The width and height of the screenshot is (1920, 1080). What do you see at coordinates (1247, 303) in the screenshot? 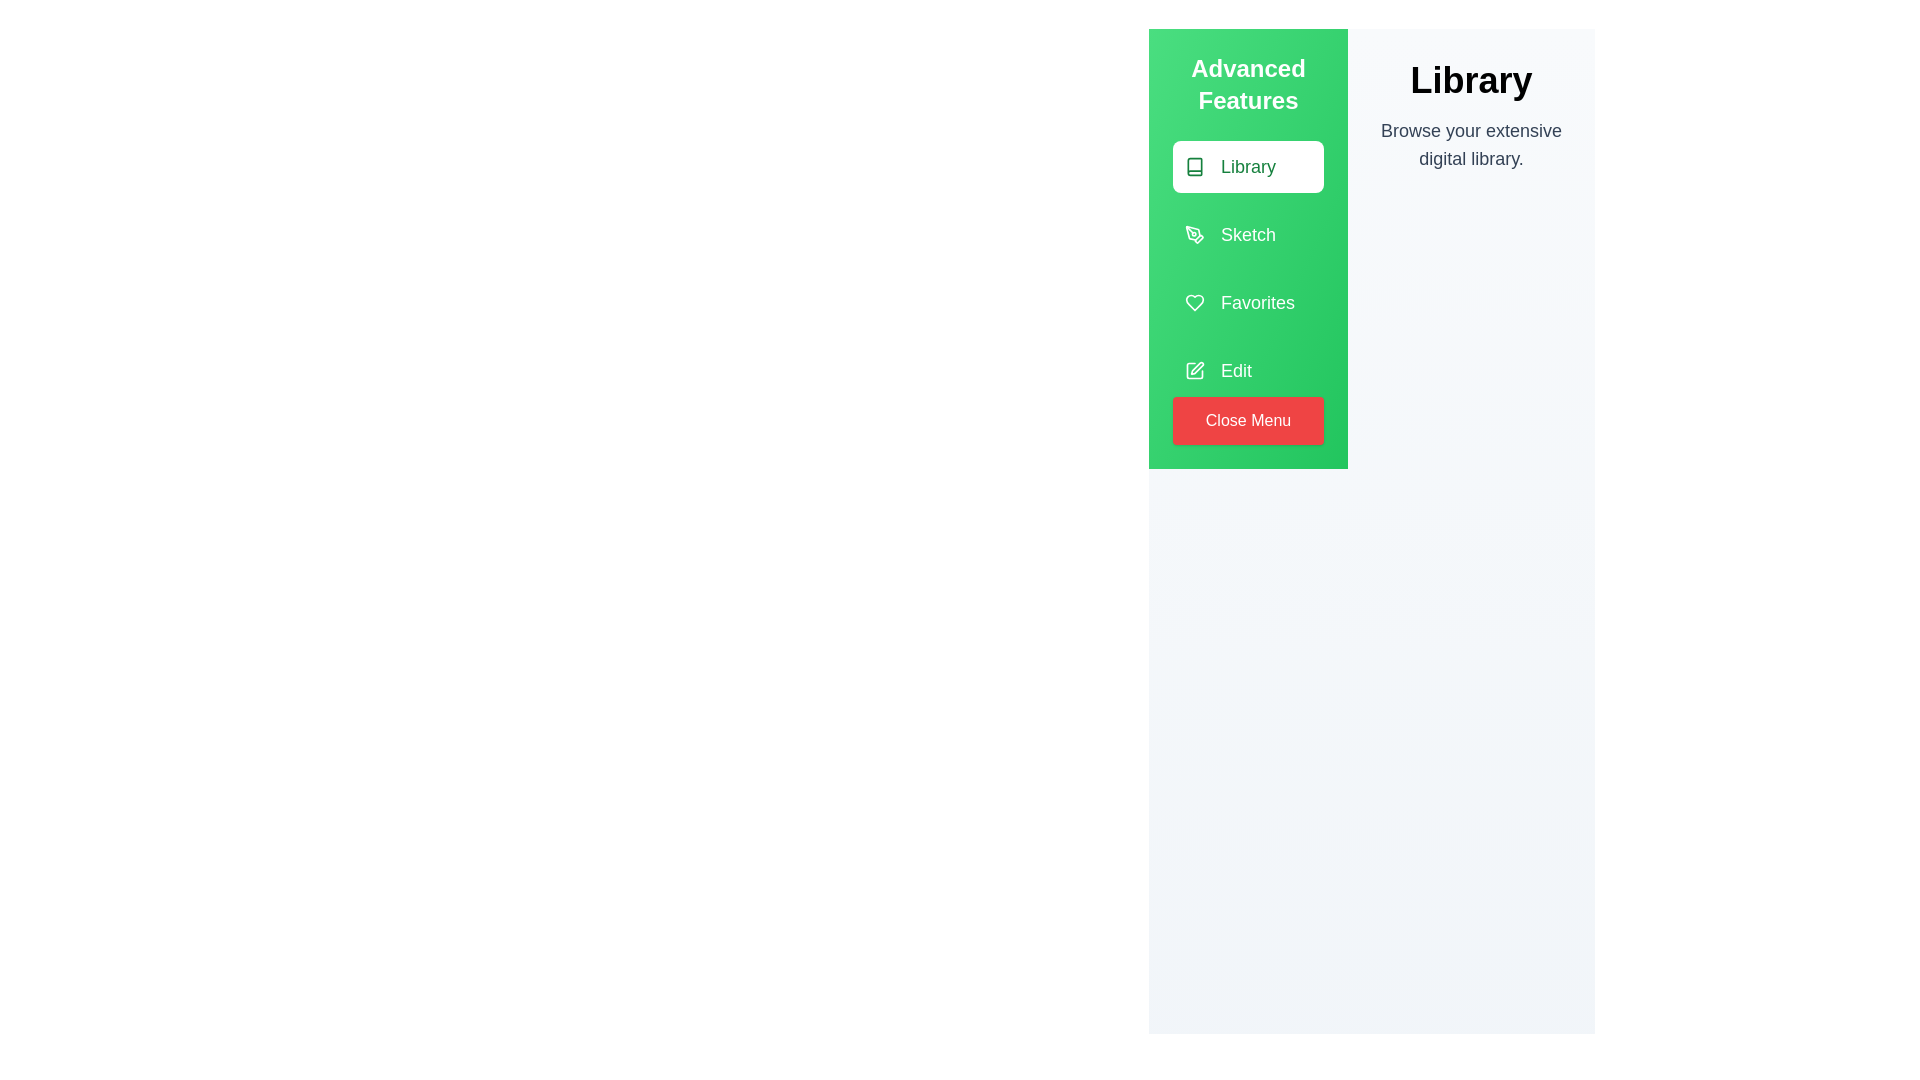
I see `the menu item 'Favorites' by clicking on it` at bounding box center [1247, 303].